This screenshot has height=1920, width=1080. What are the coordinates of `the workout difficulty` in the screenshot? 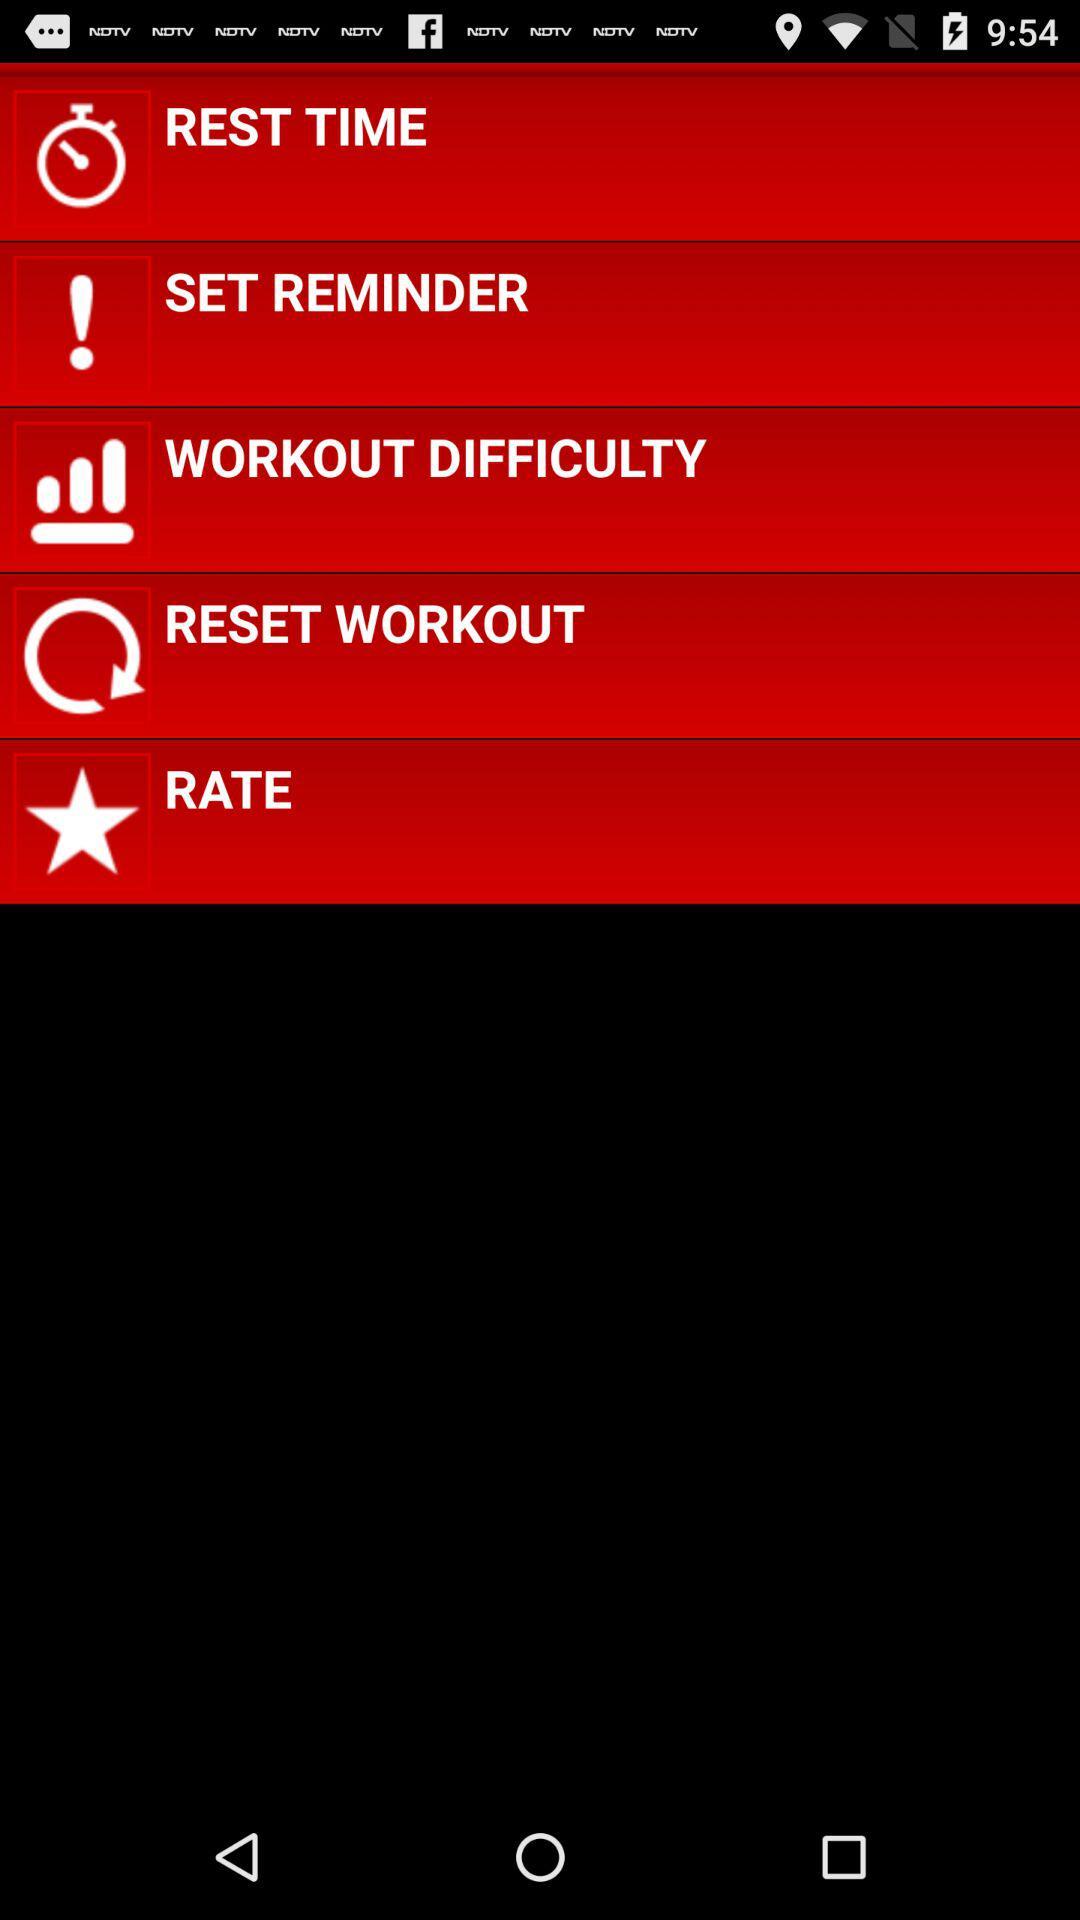 It's located at (434, 455).